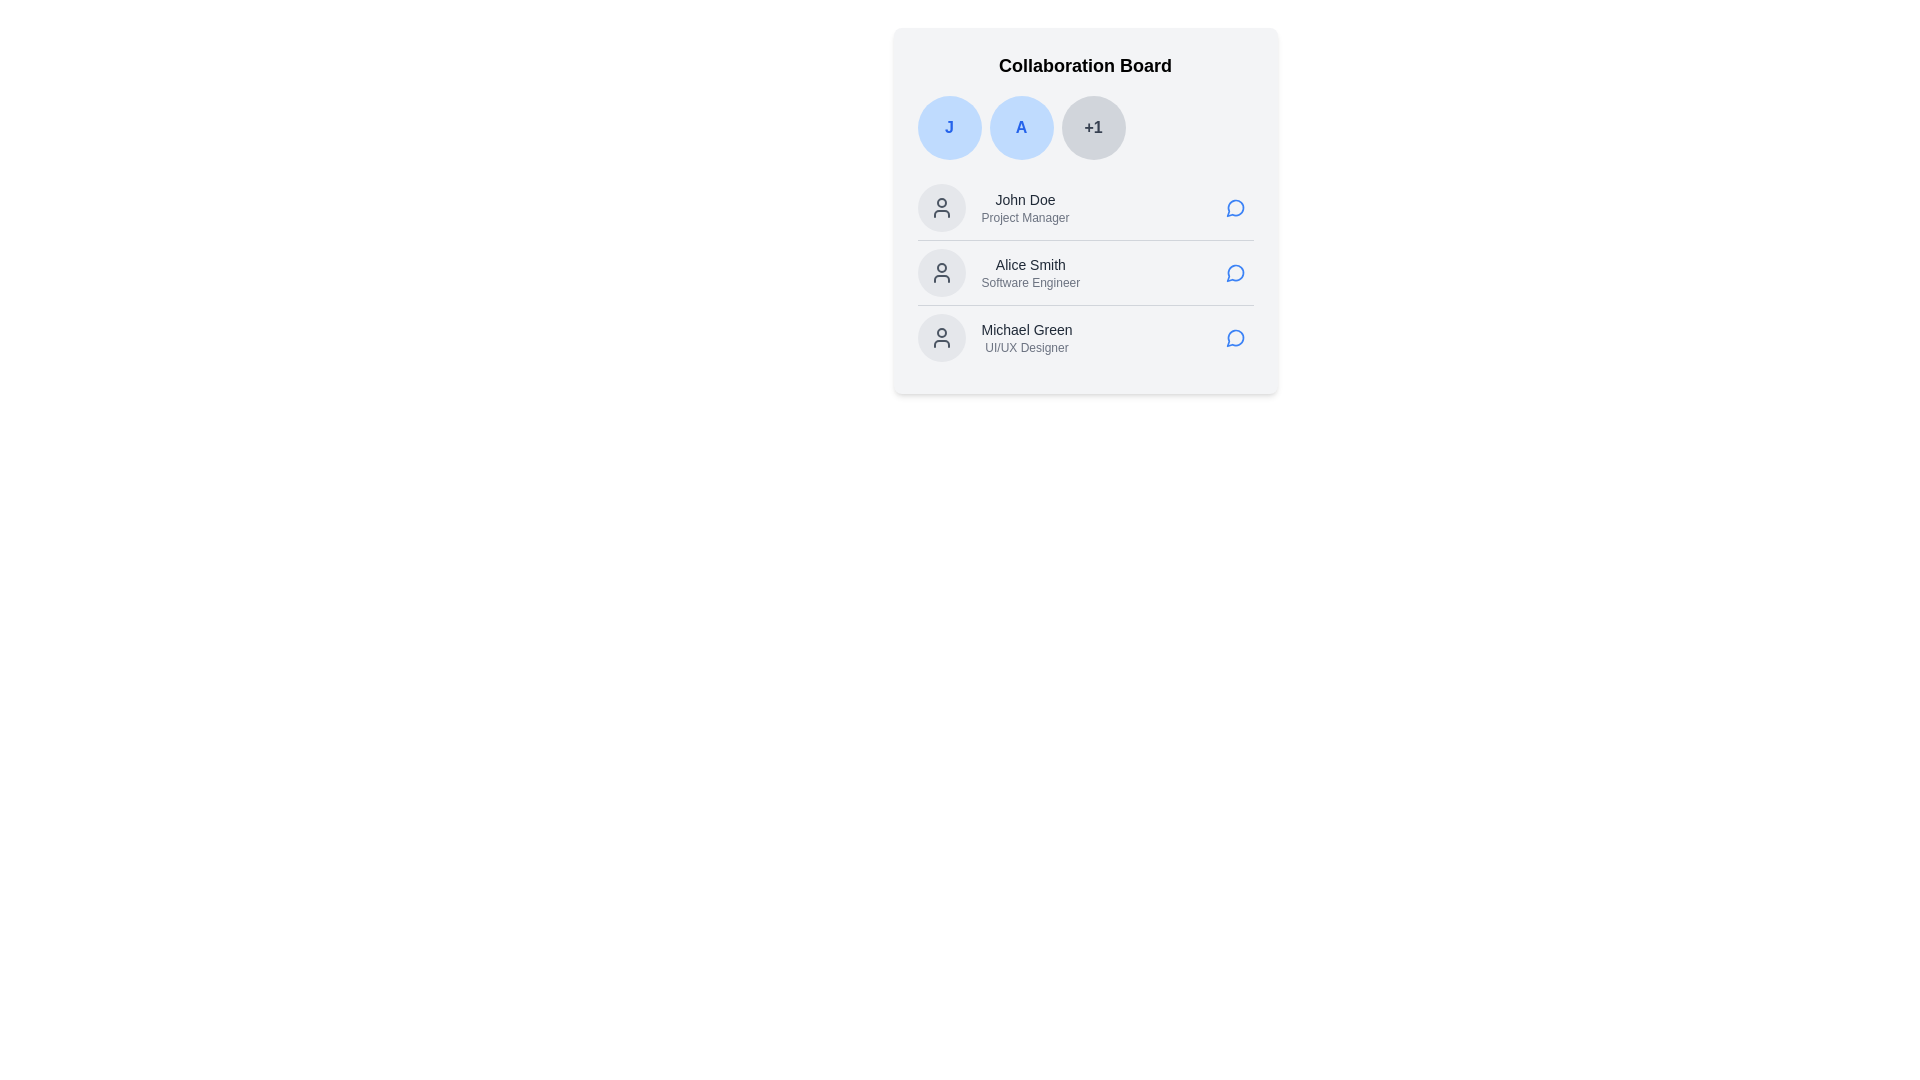  I want to click on the message icon located to the right of 'John Doe' on the Collaboration Board, so click(1234, 208).